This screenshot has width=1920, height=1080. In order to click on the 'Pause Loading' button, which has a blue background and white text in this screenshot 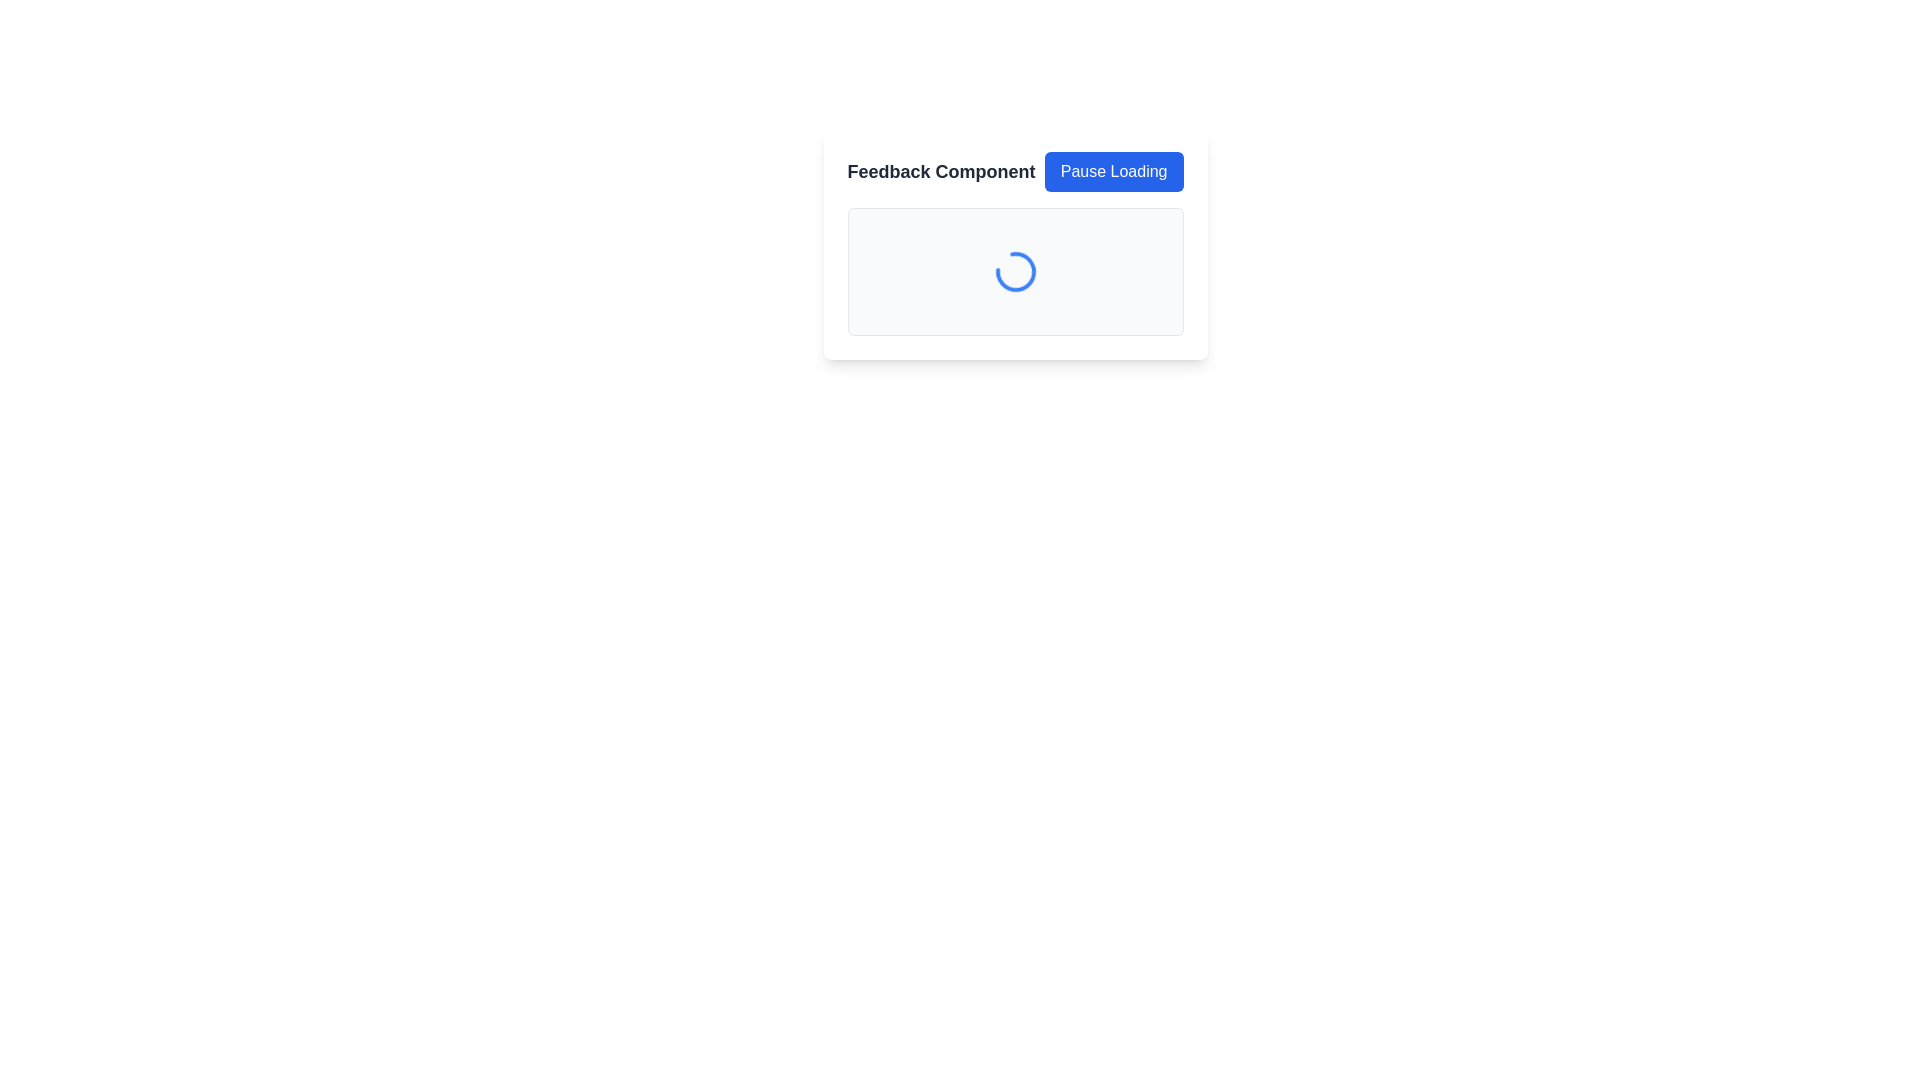, I will do `click(1113, 171)`.